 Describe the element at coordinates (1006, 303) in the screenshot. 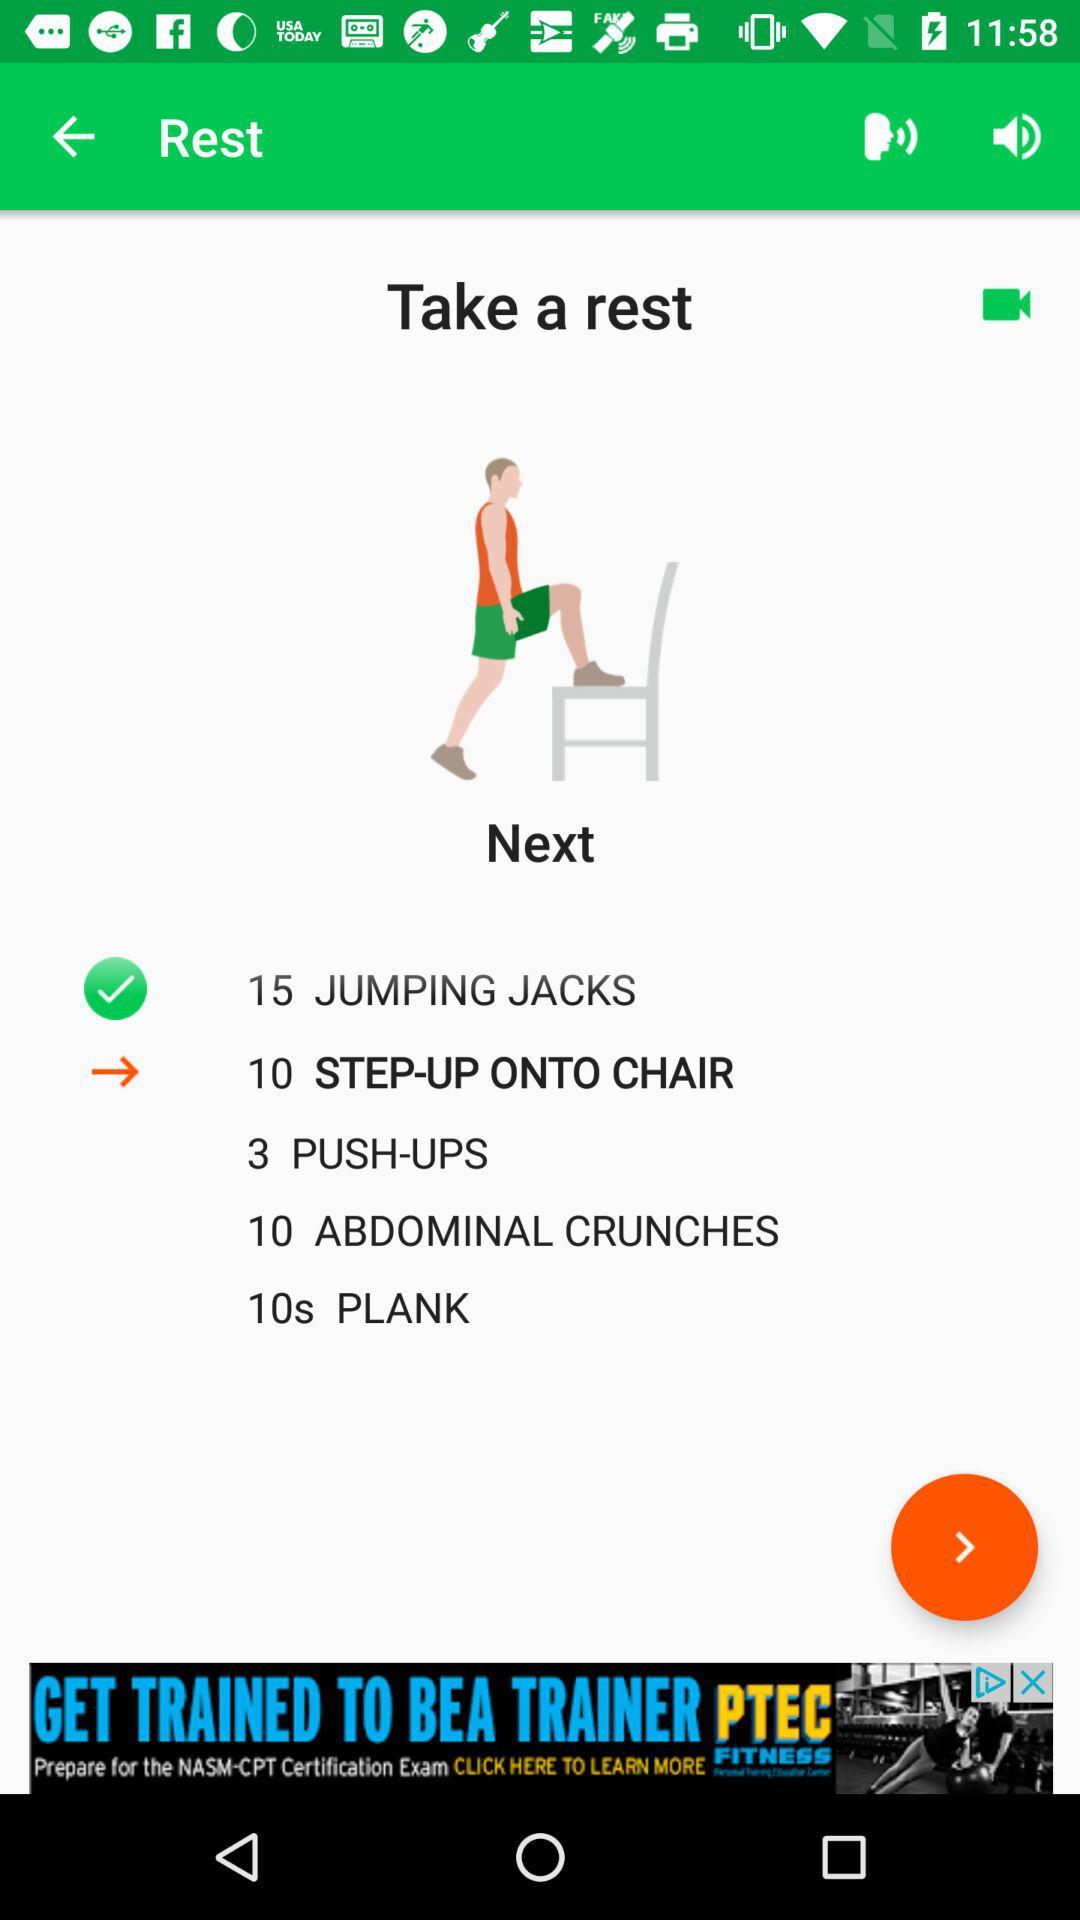

I see `the videocam icon` at that location.